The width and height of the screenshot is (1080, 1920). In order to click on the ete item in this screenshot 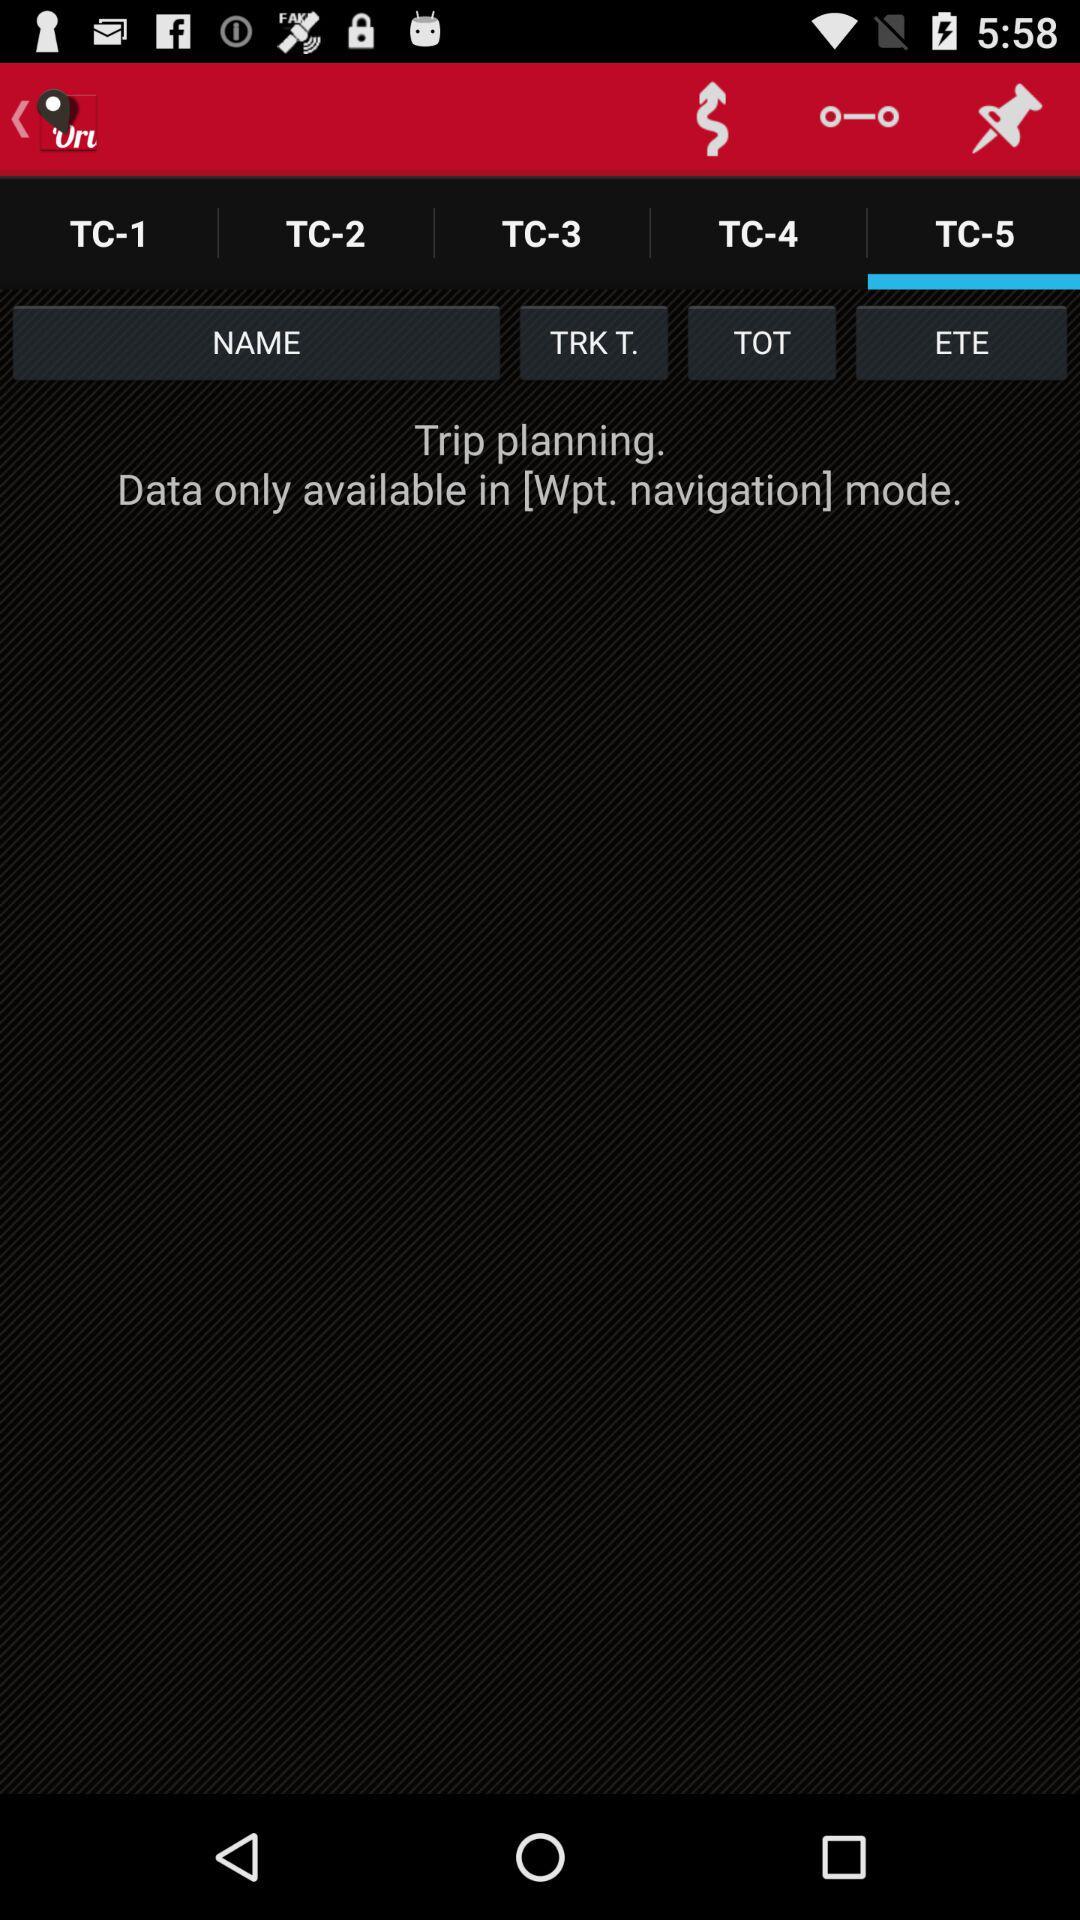, I will do `click(960, 341)`.